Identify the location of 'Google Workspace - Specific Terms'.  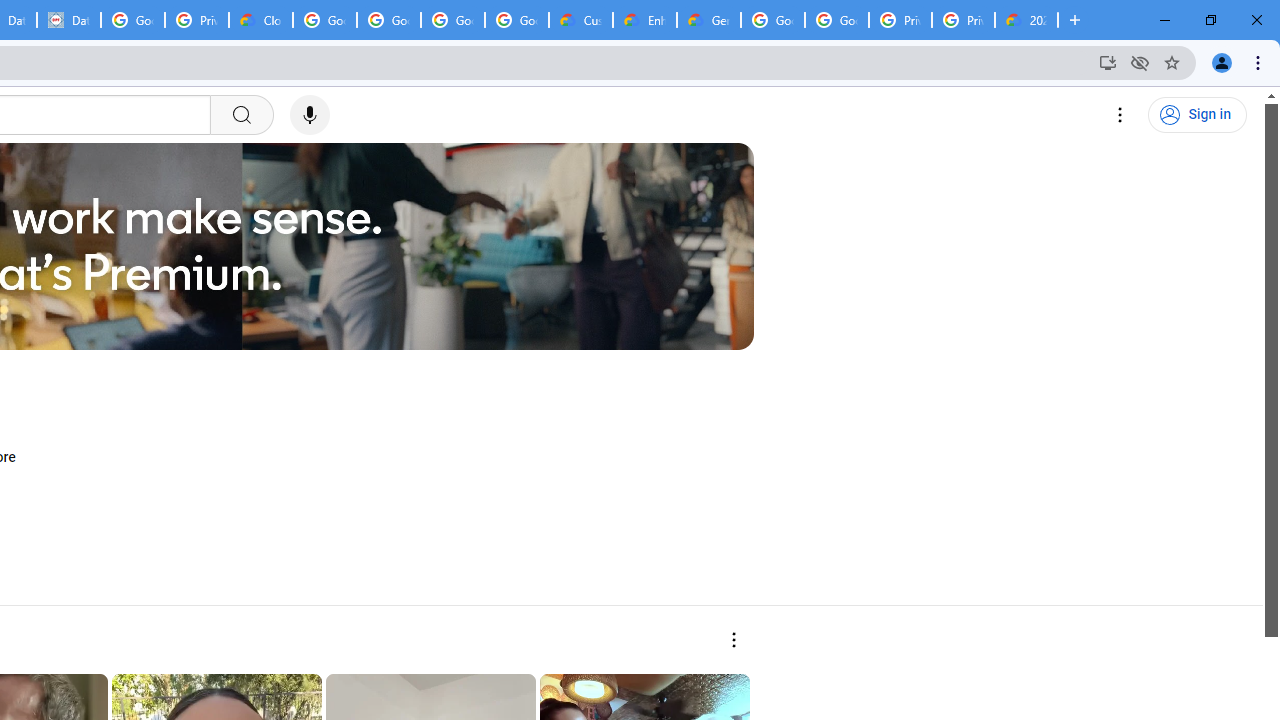
(452, 20).